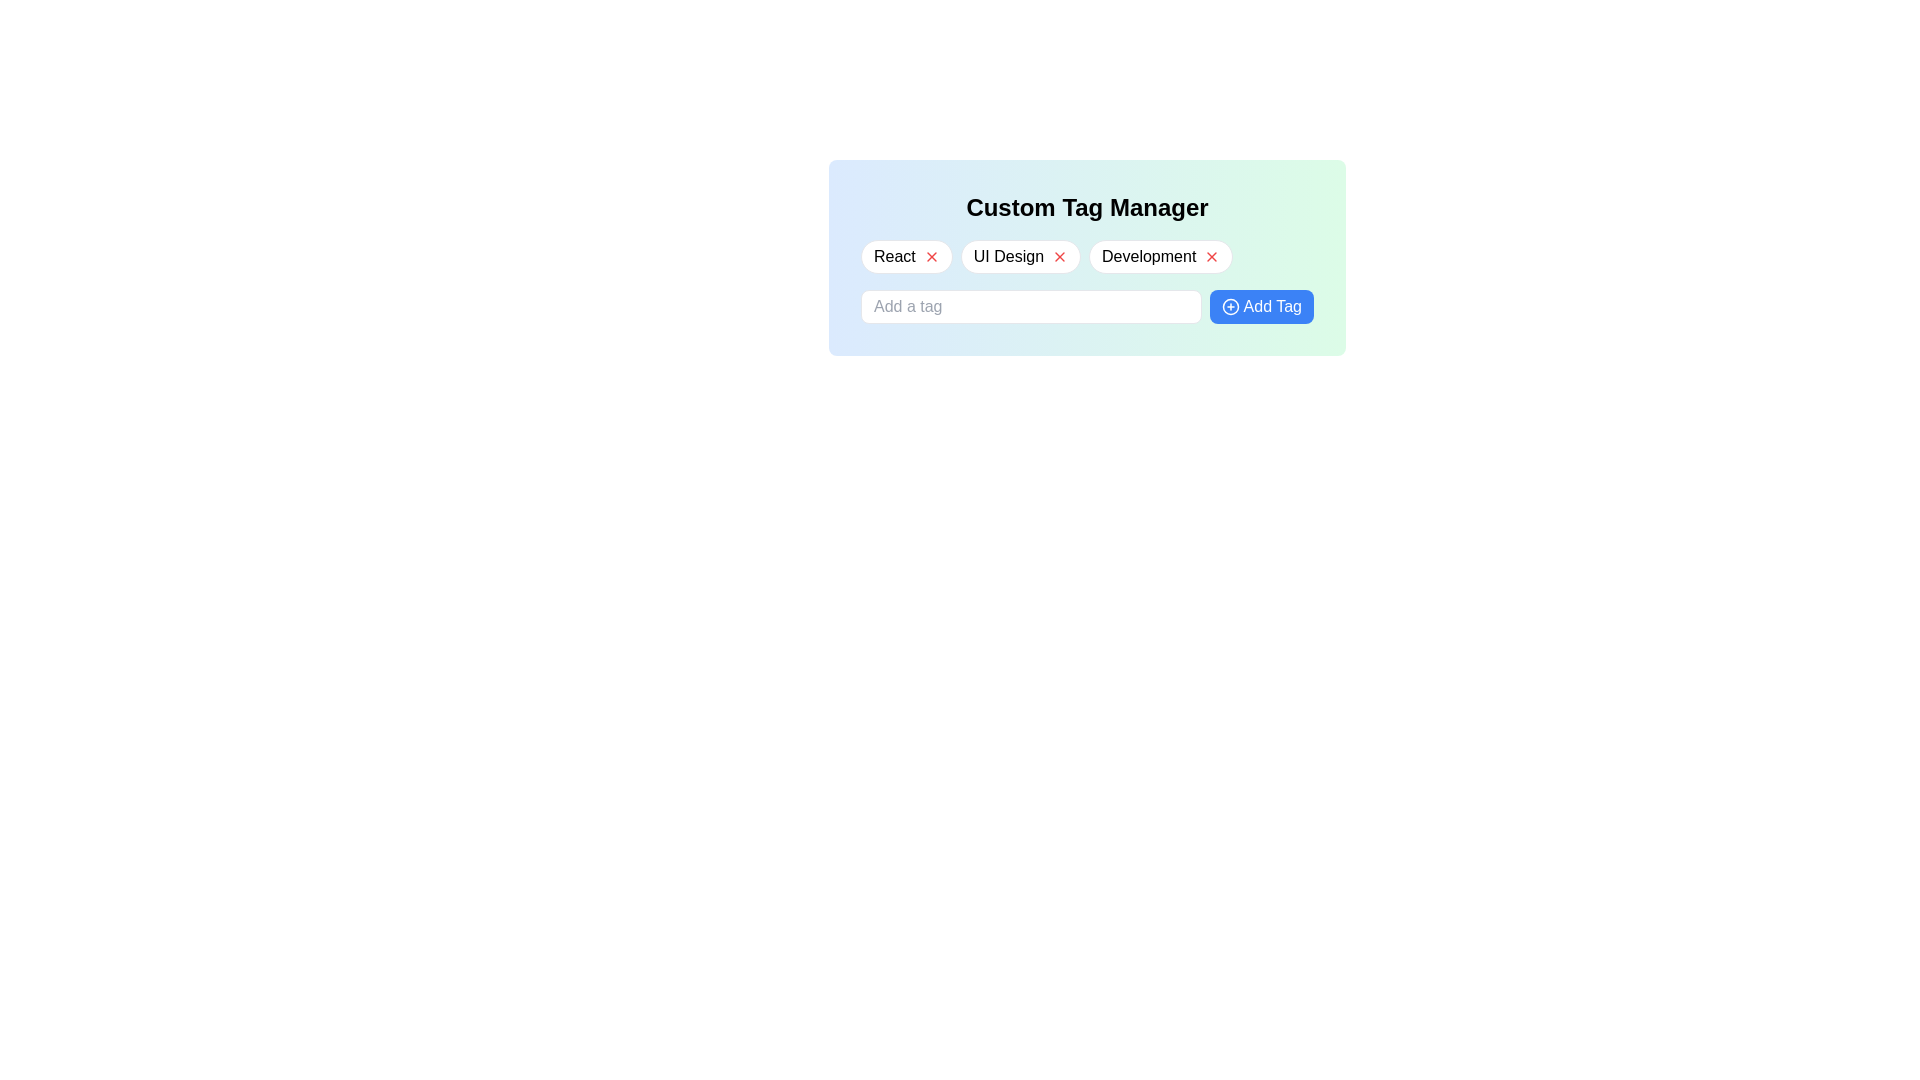  I want to click on the delete button for the 'Development' tag, which is located within the white tag labeled 'Development' in the Custom Tag Manager section, so click(1211, 256).